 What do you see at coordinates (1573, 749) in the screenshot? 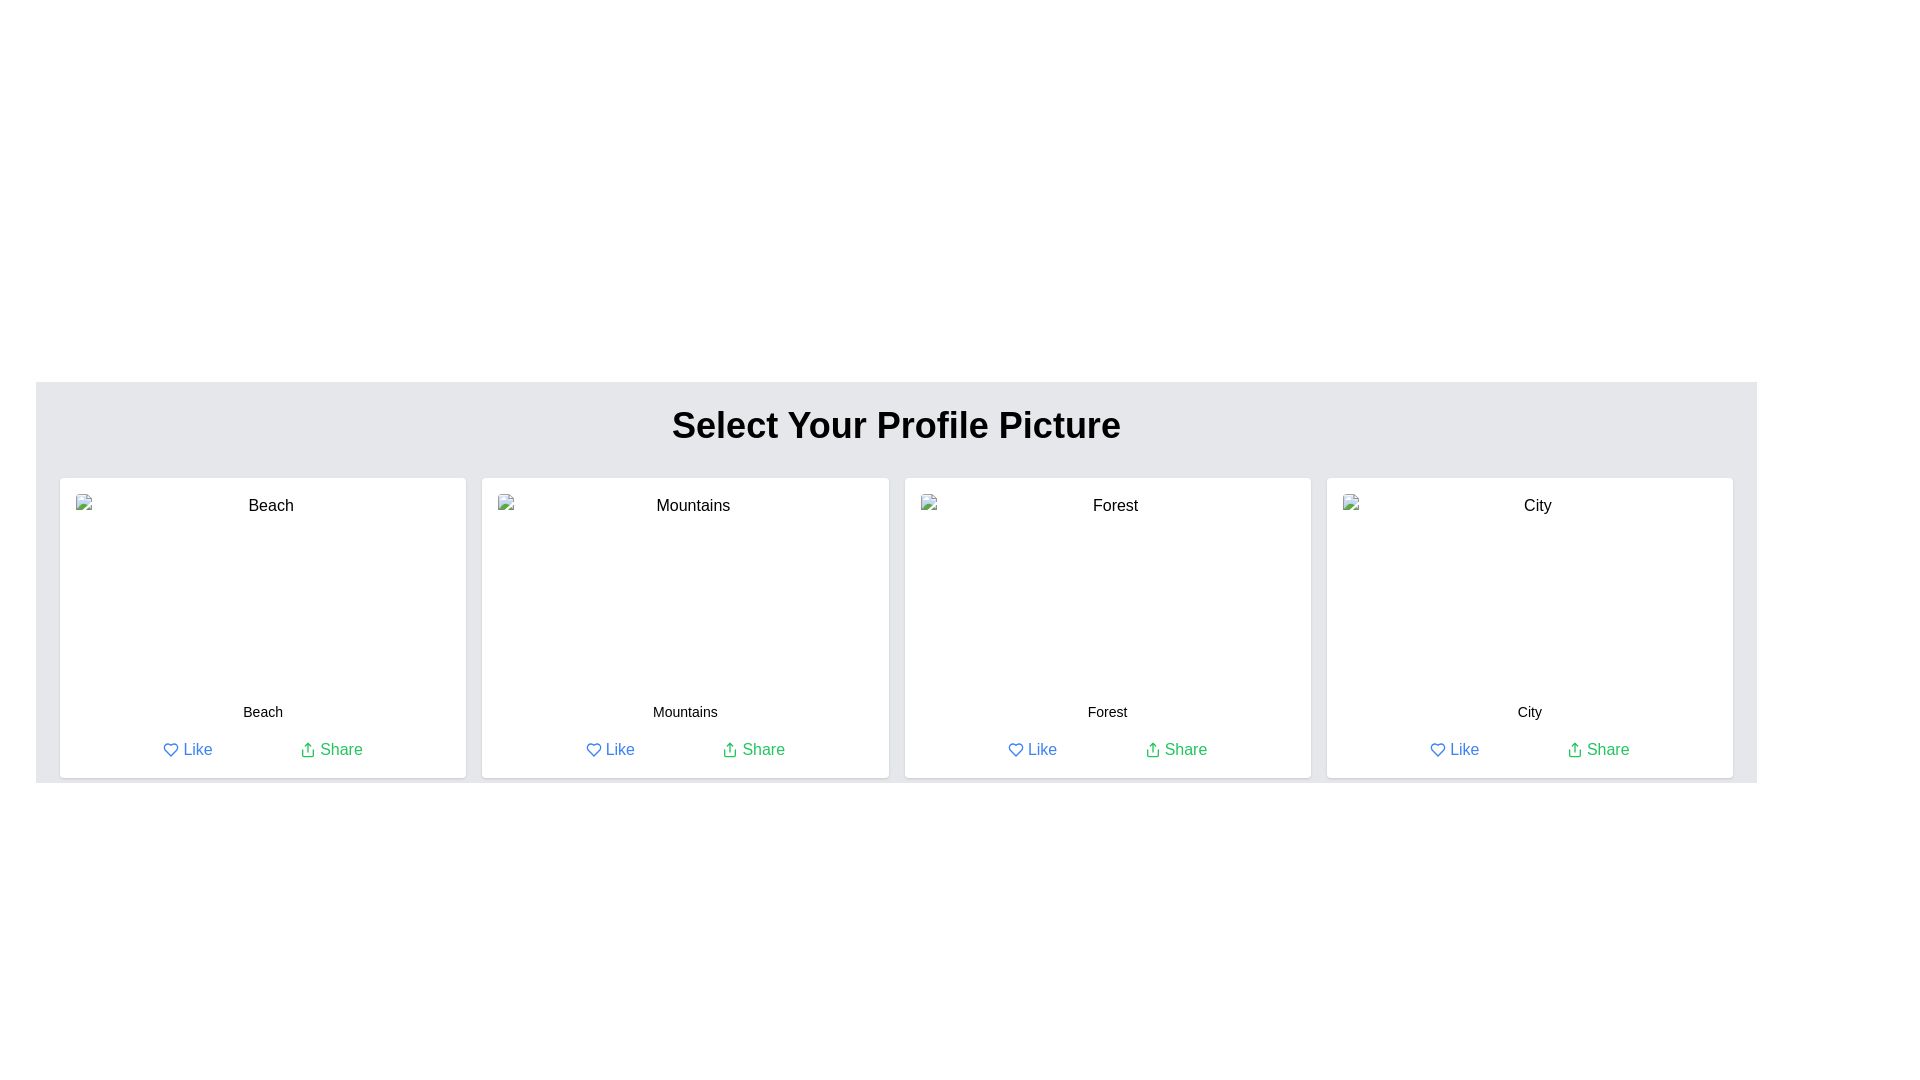
I see `the green share icon, which is part of the 'Share' button located on the right of the 'Like' icon in the fourth item of a horizontally arranged grid of options` at bounding box center [1573, 749].